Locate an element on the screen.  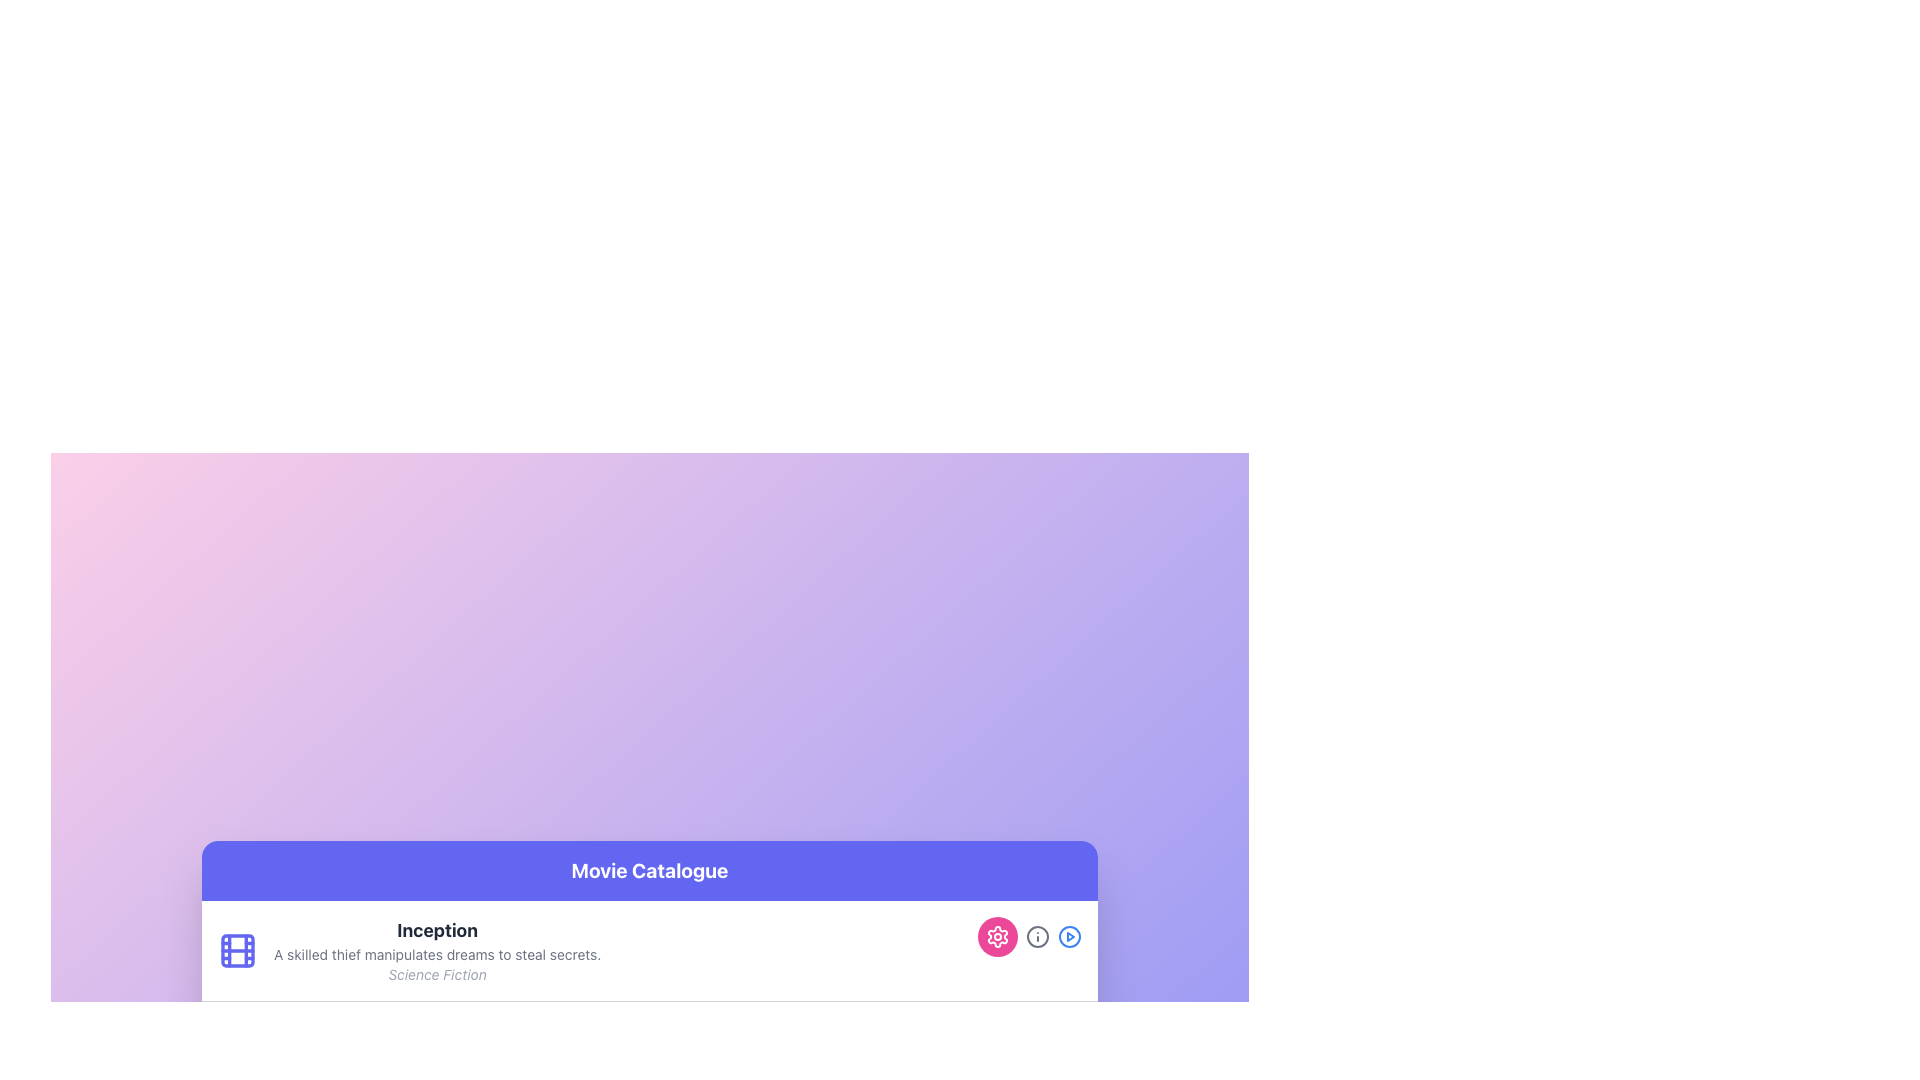
the leftmost circular button with a pink background and white gear icon located at the far right of the movie description row for 'Inception' is located at coordinates (1030, 936).